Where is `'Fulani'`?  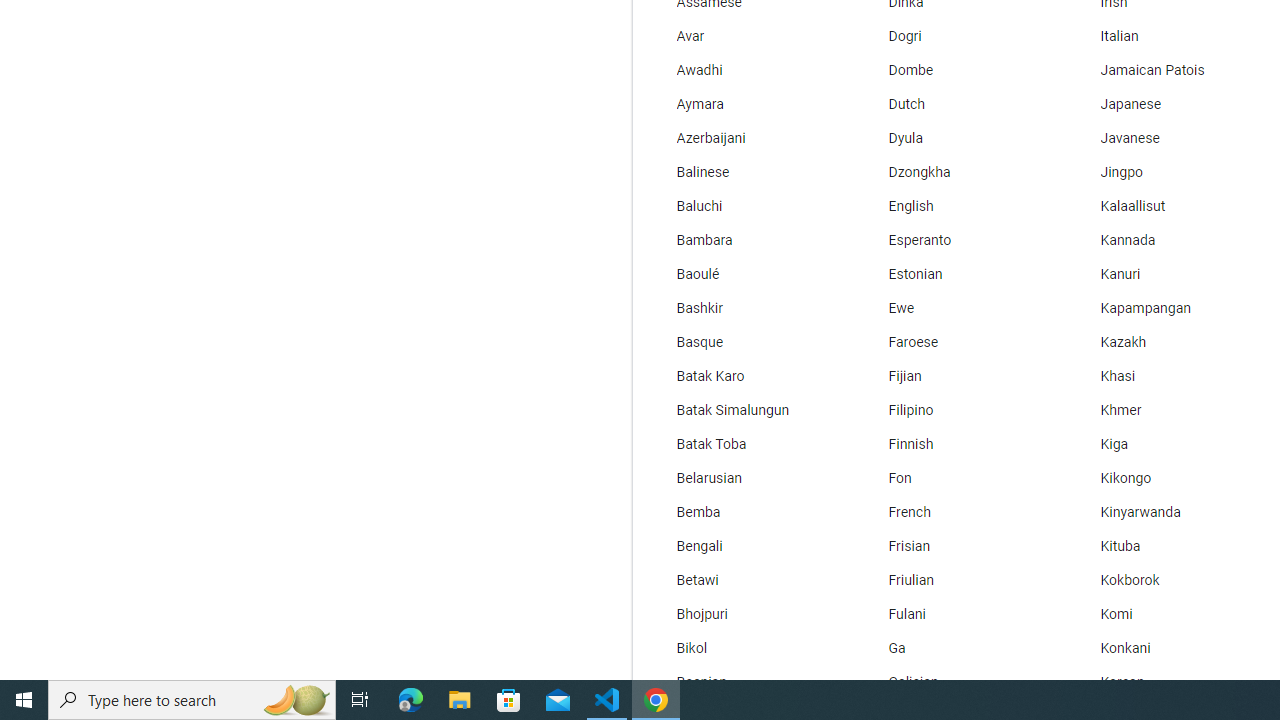 'Fulani' is located at coordinates (956, 613).